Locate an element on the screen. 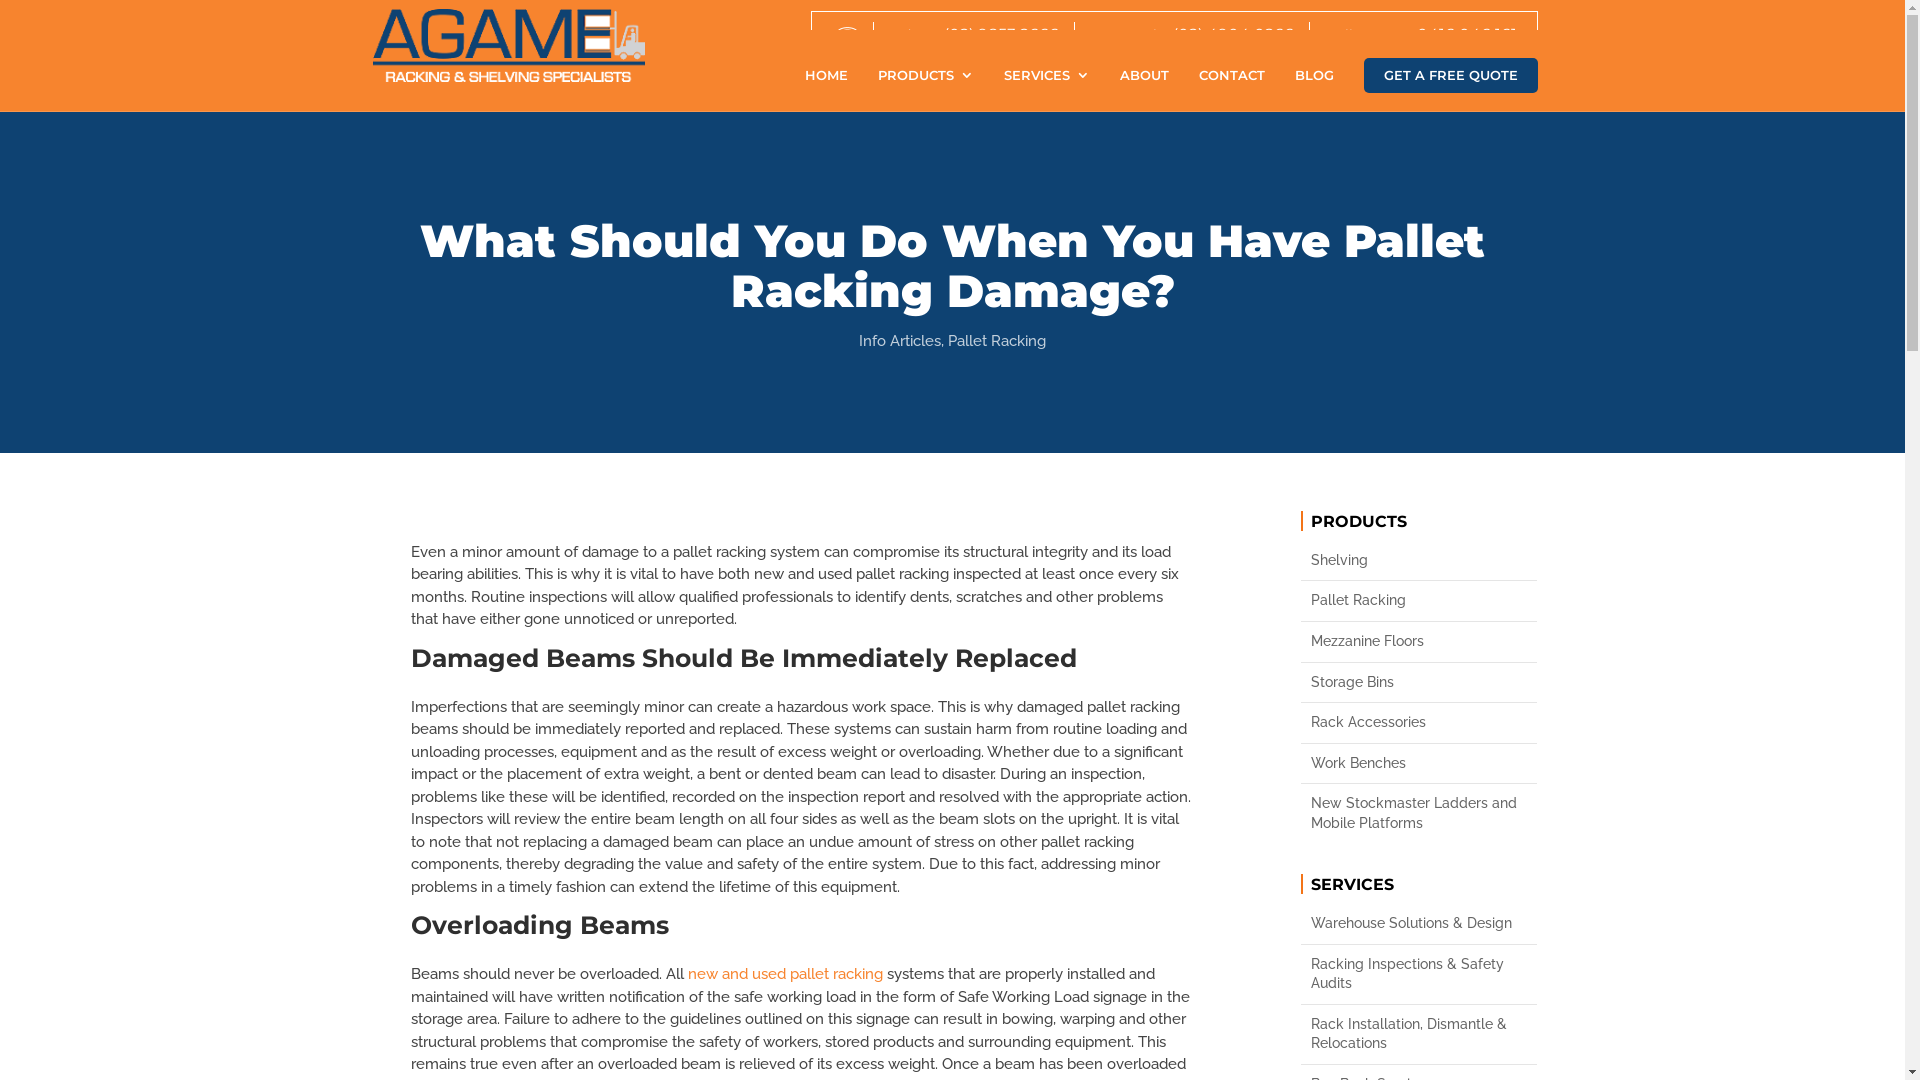 This screenshot has width=1920, height=1080. 'Newscastle:' is located at coordinates (1127, 34).